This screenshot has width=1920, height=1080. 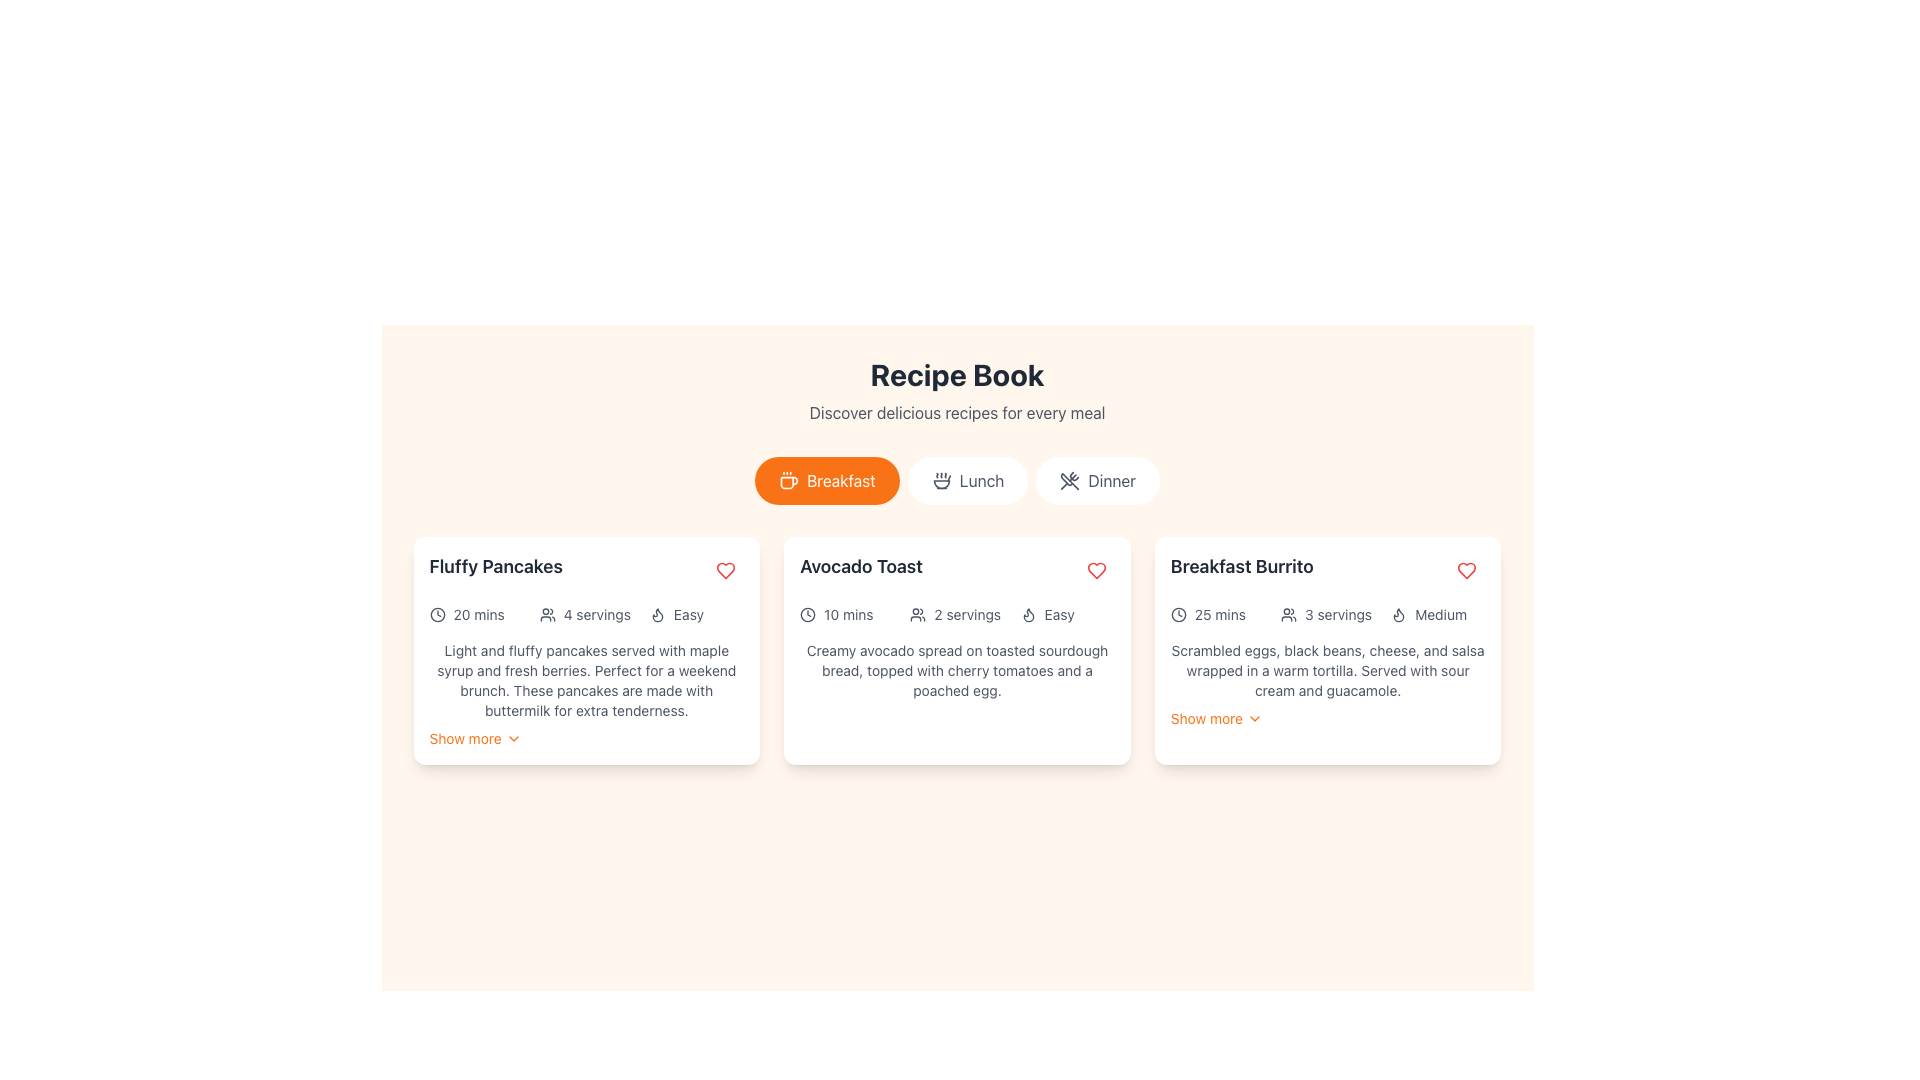 What do you see at coordinates (585, 680) in the screenshot?
I see `the text block that provides a brief description of the recipe 'Fluffy Pancakes', which is centrally located within the first recipe card, positioned above the 'Show more' link` at bounding box center [585, 680].